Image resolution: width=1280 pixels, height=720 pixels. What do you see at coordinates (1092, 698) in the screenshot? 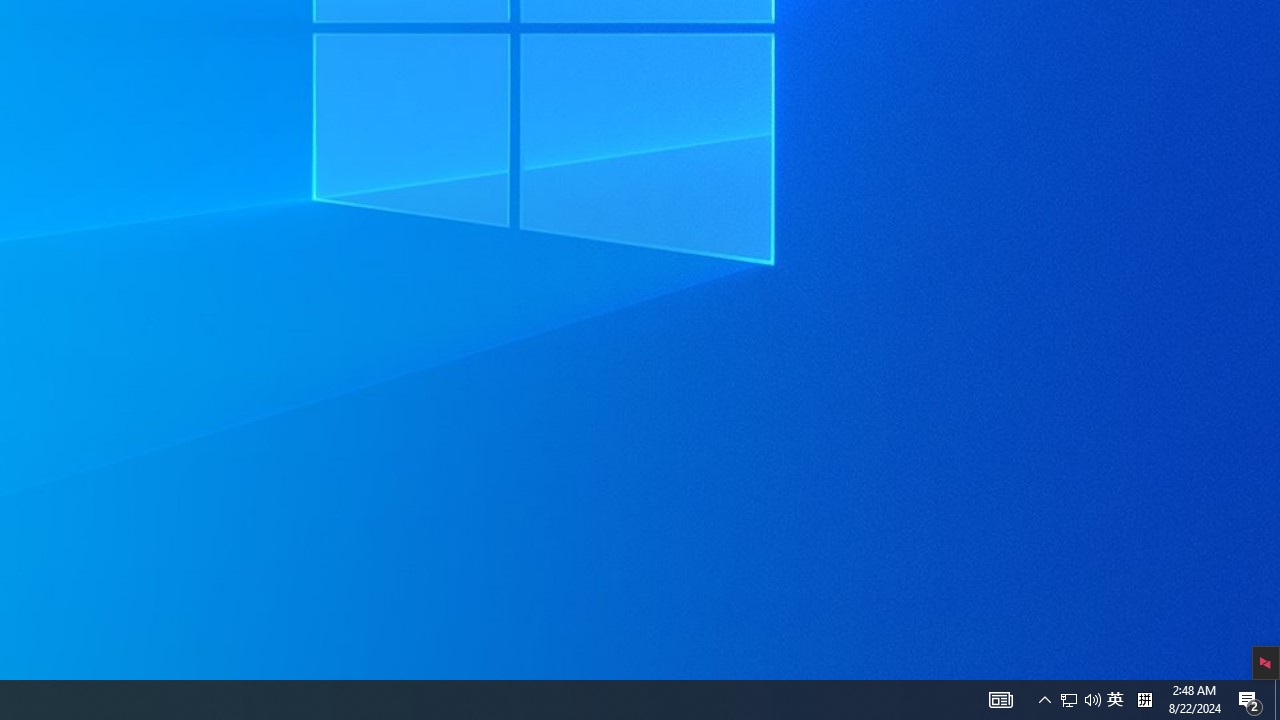
I see `'Notification Chevron'` at bounding box center [1092, 698].